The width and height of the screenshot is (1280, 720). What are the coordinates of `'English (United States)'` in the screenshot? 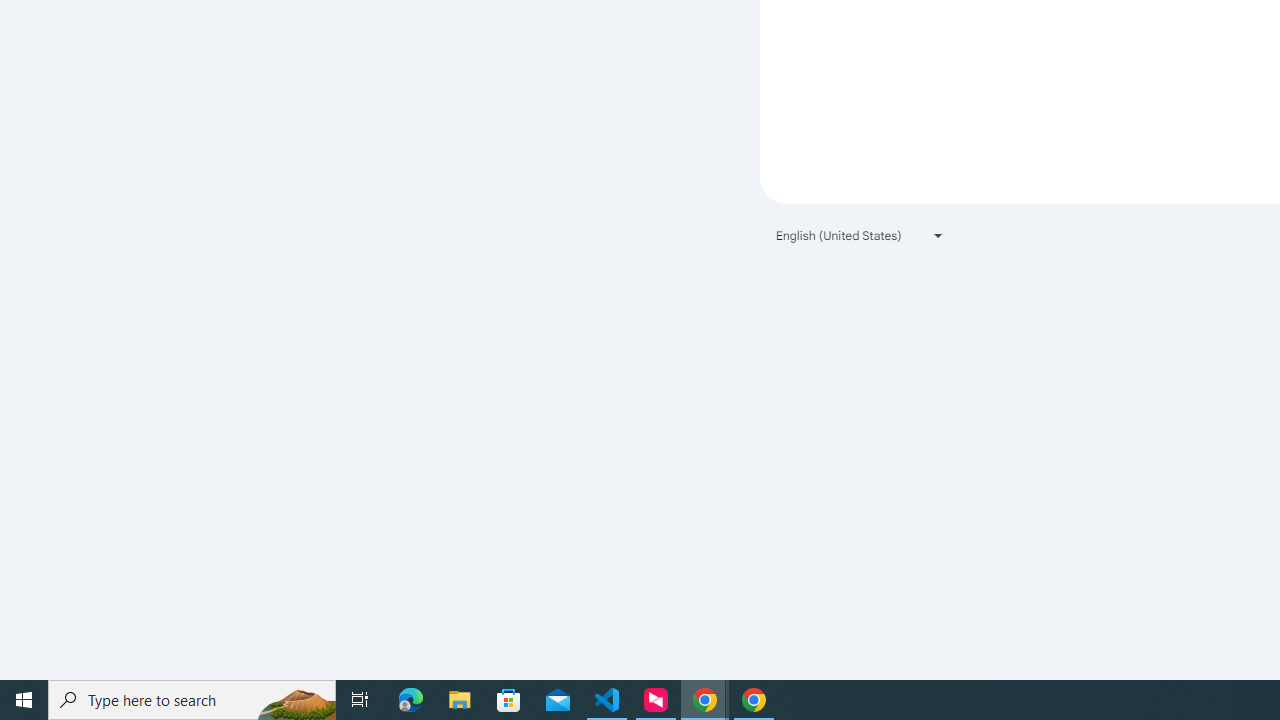 It's located at (860, 234).